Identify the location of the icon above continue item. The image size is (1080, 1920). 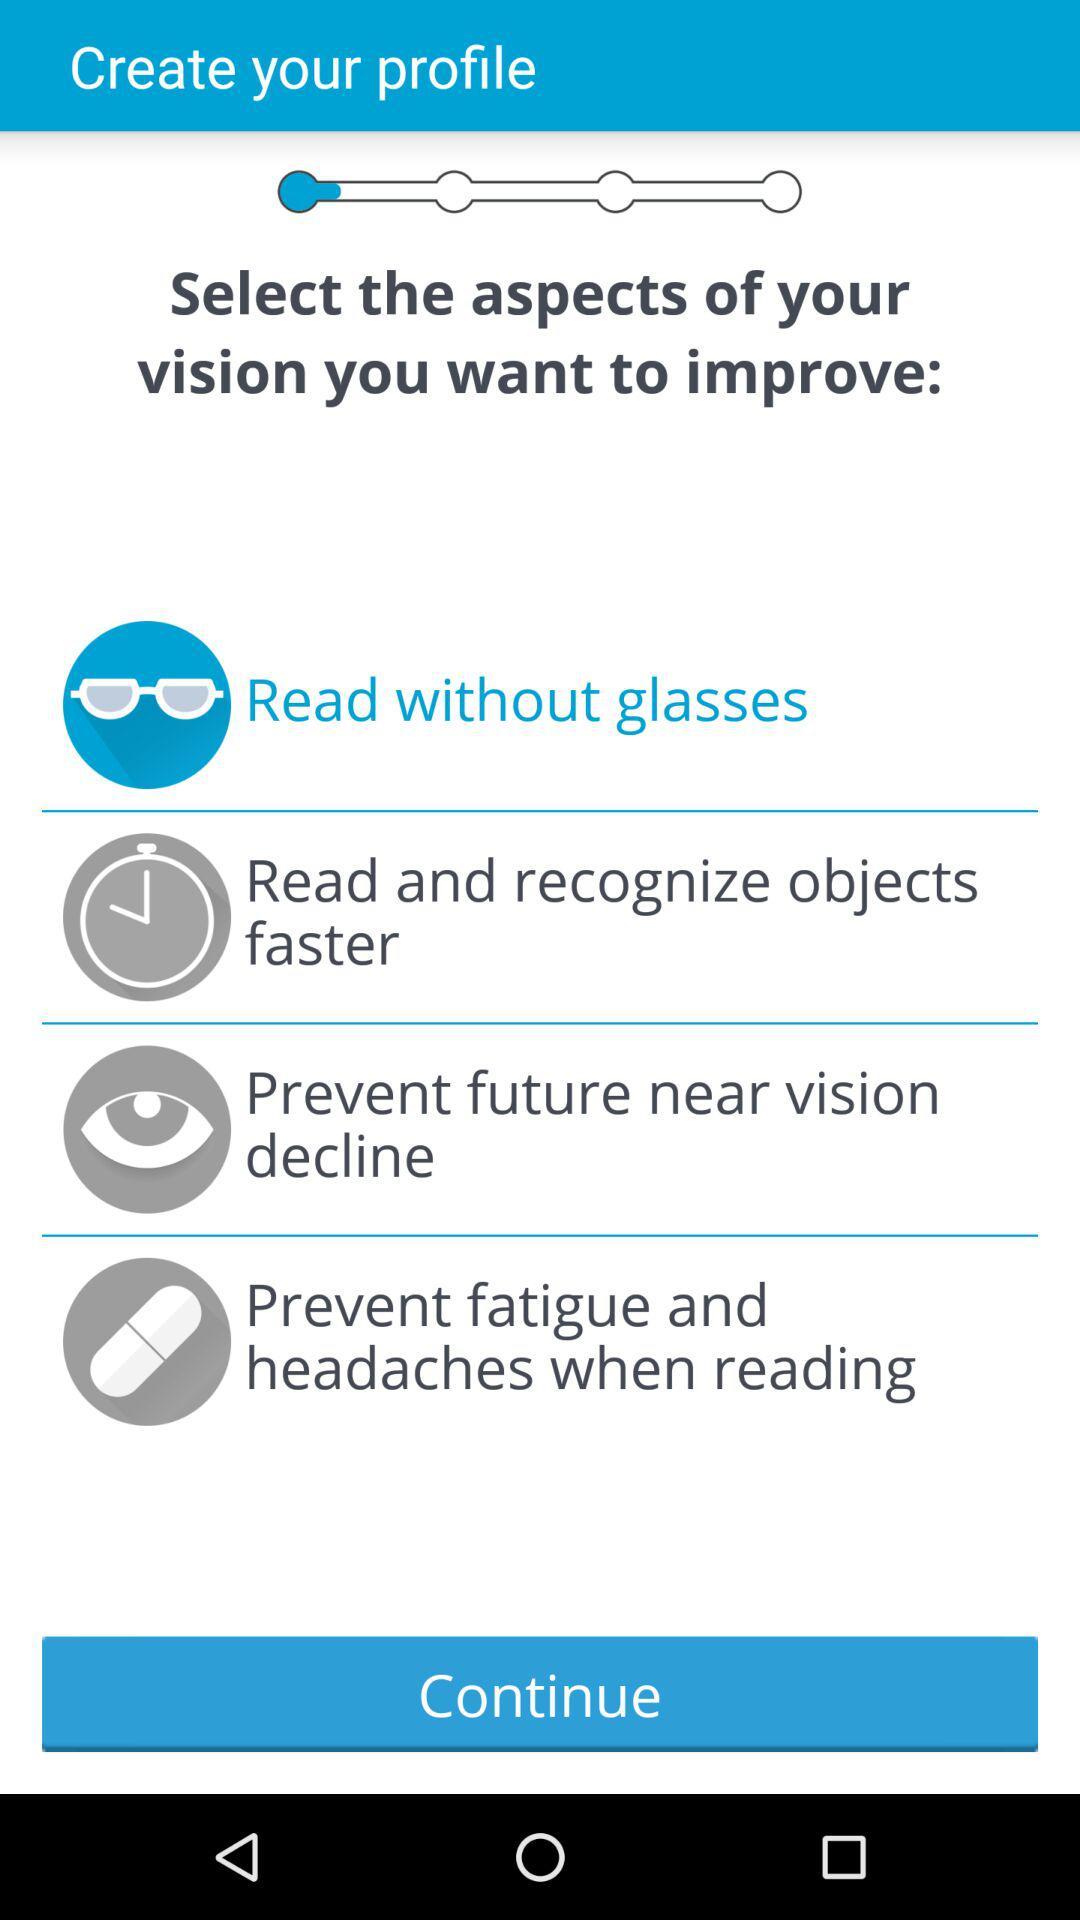
(630, 1341).